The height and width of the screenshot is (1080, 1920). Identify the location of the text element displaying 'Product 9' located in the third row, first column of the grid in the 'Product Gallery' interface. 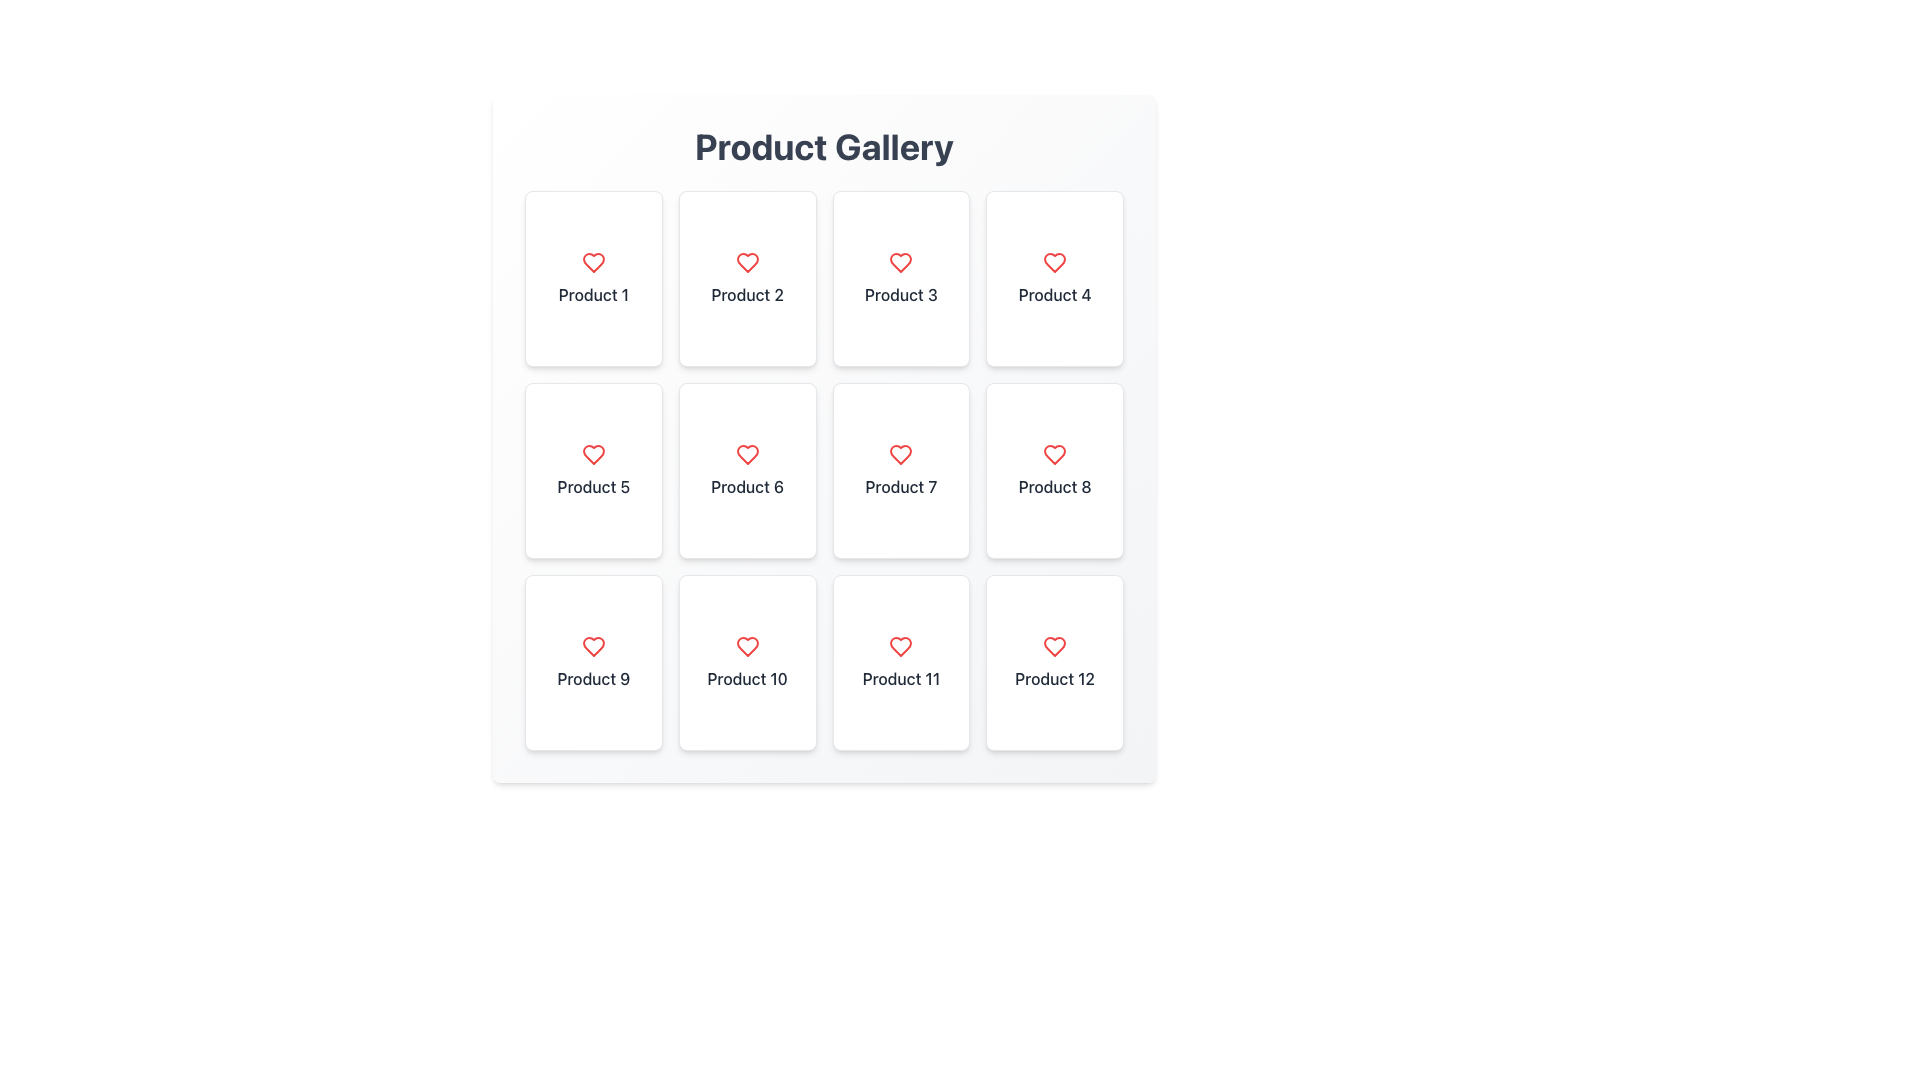
(592, 677).